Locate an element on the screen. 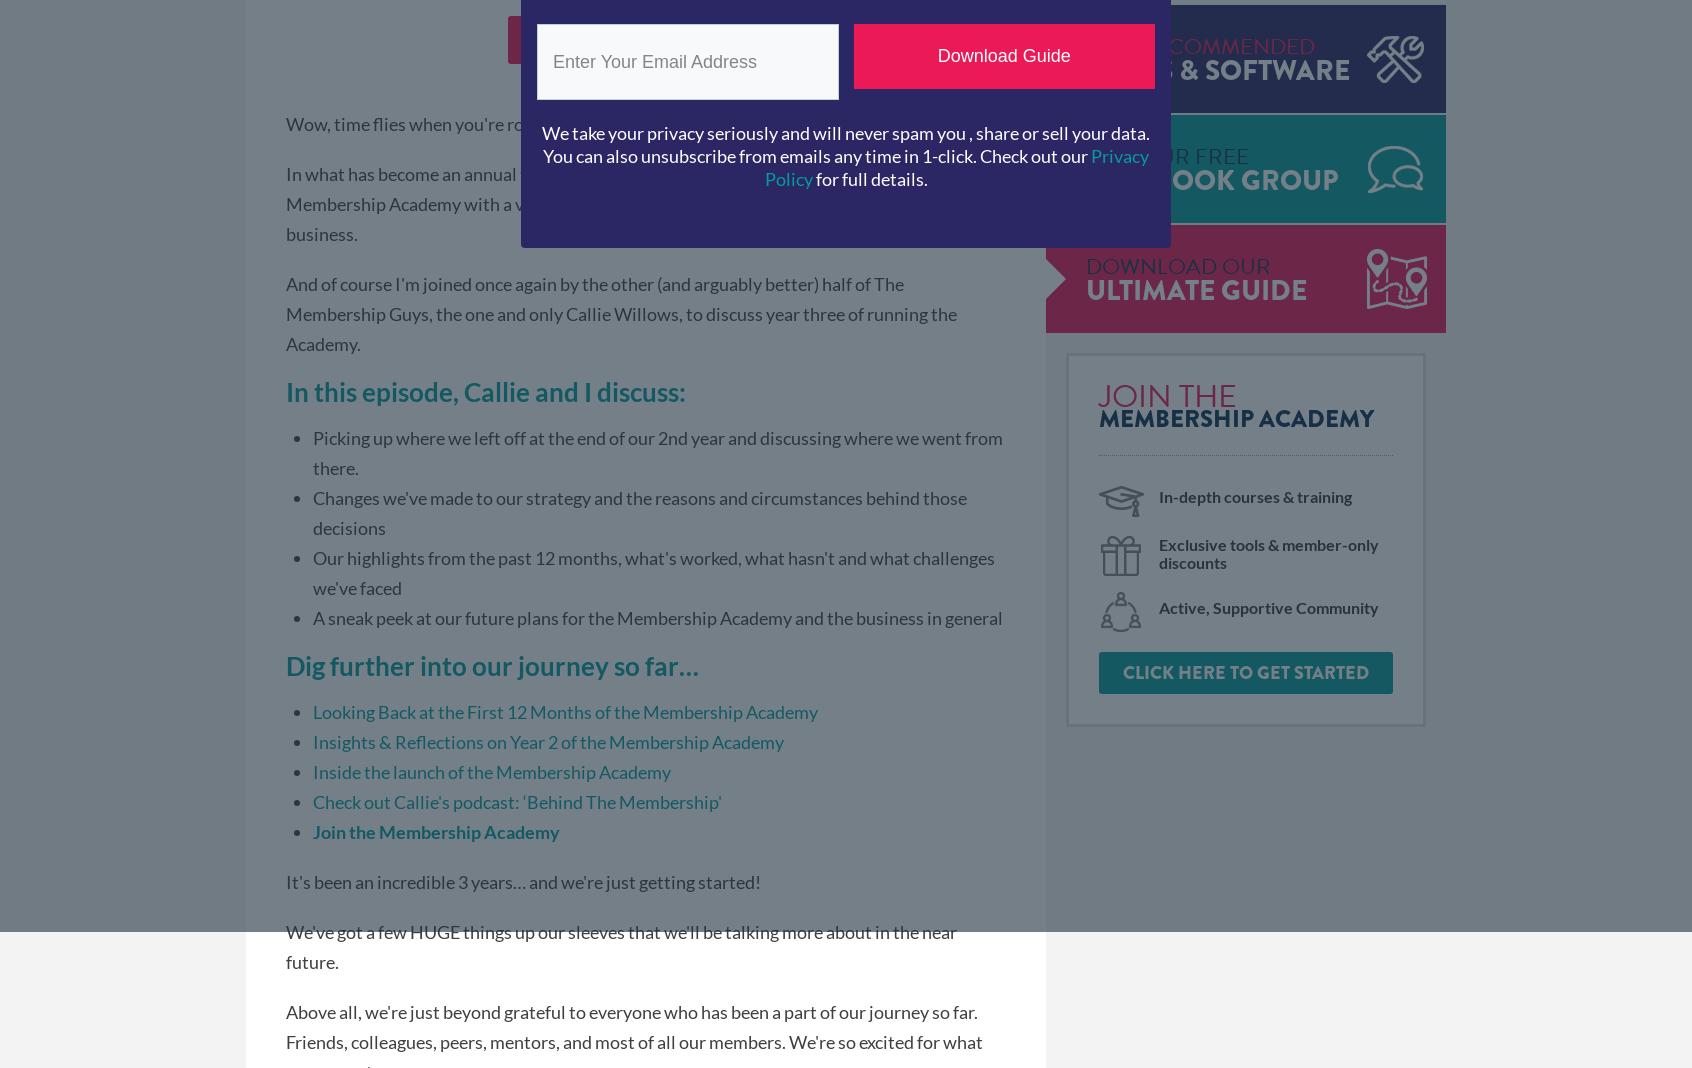  'Download our' is located at coordinates (1085, 266).